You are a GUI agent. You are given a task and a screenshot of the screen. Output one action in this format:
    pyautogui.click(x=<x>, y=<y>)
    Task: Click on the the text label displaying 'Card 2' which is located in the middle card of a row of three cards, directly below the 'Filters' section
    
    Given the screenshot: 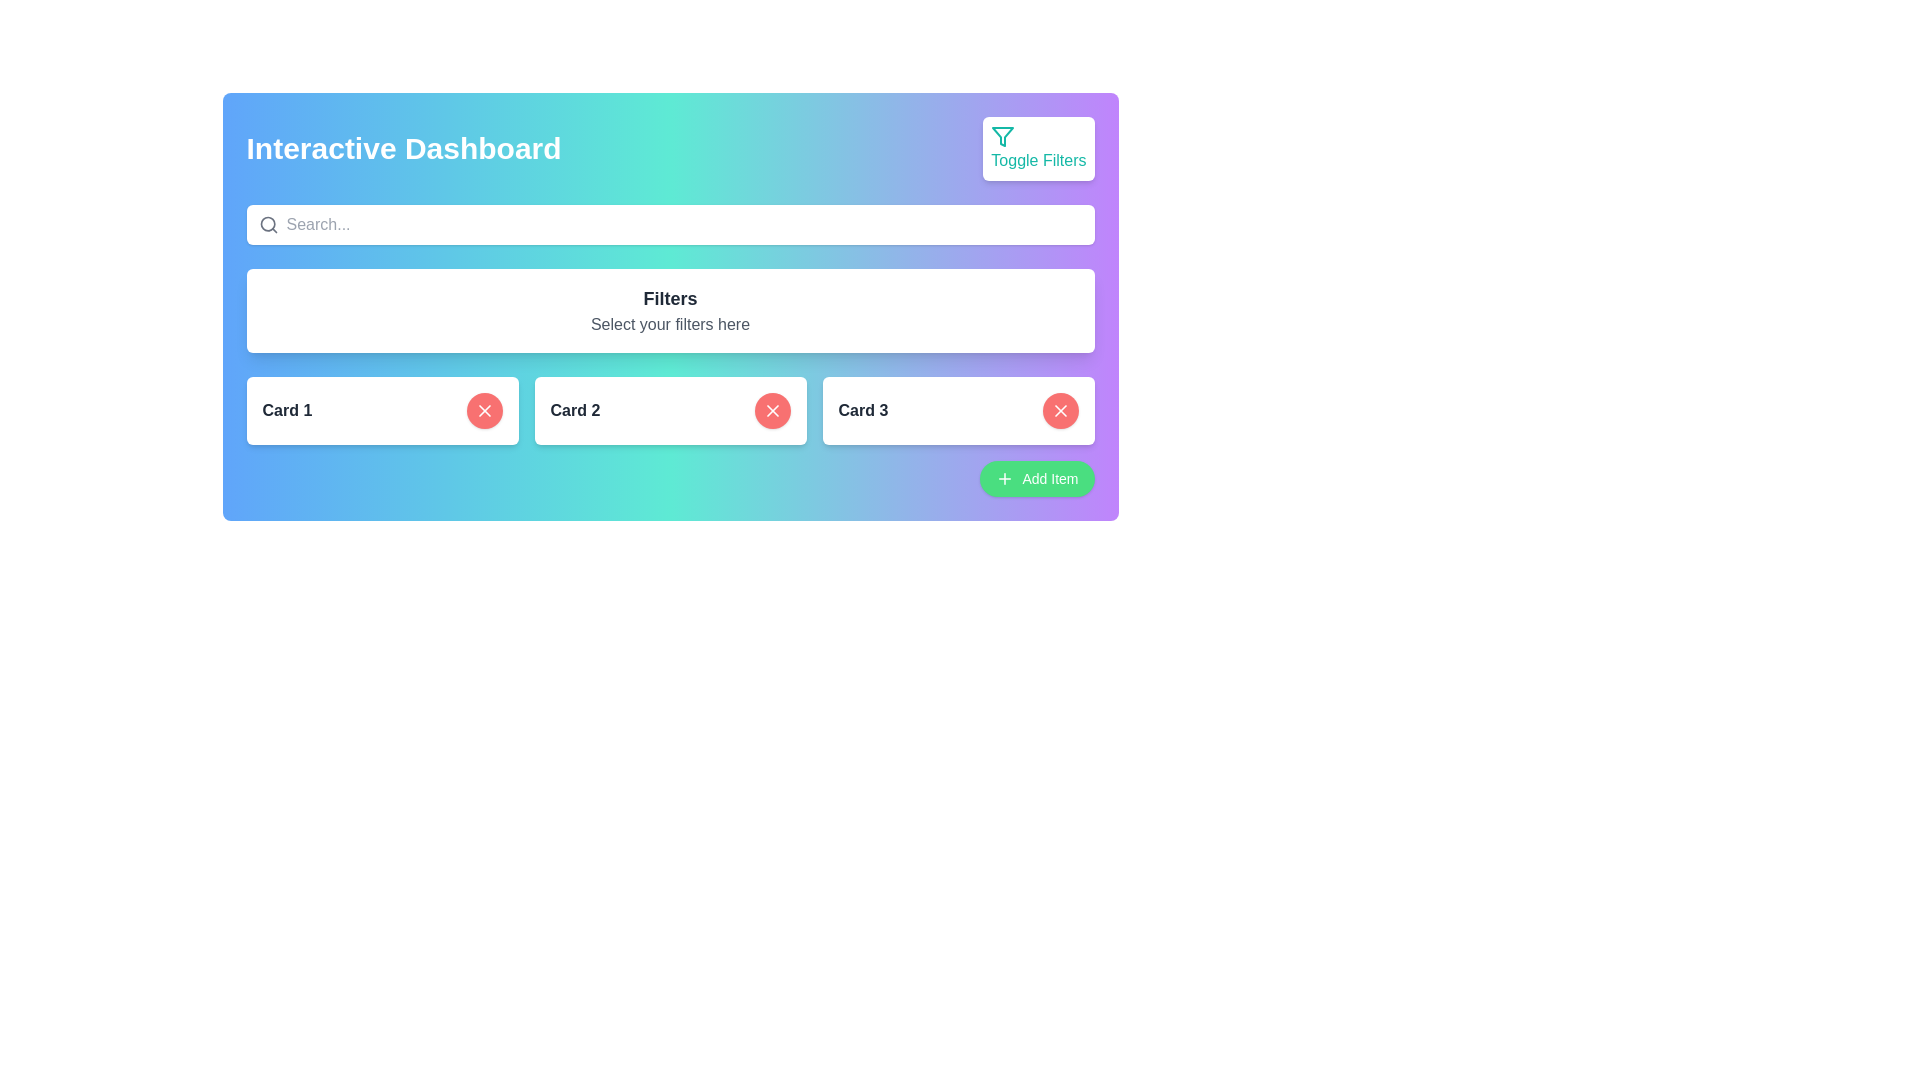 What is the action you would take?
    pyautogui.click(x=574, y=410)
    